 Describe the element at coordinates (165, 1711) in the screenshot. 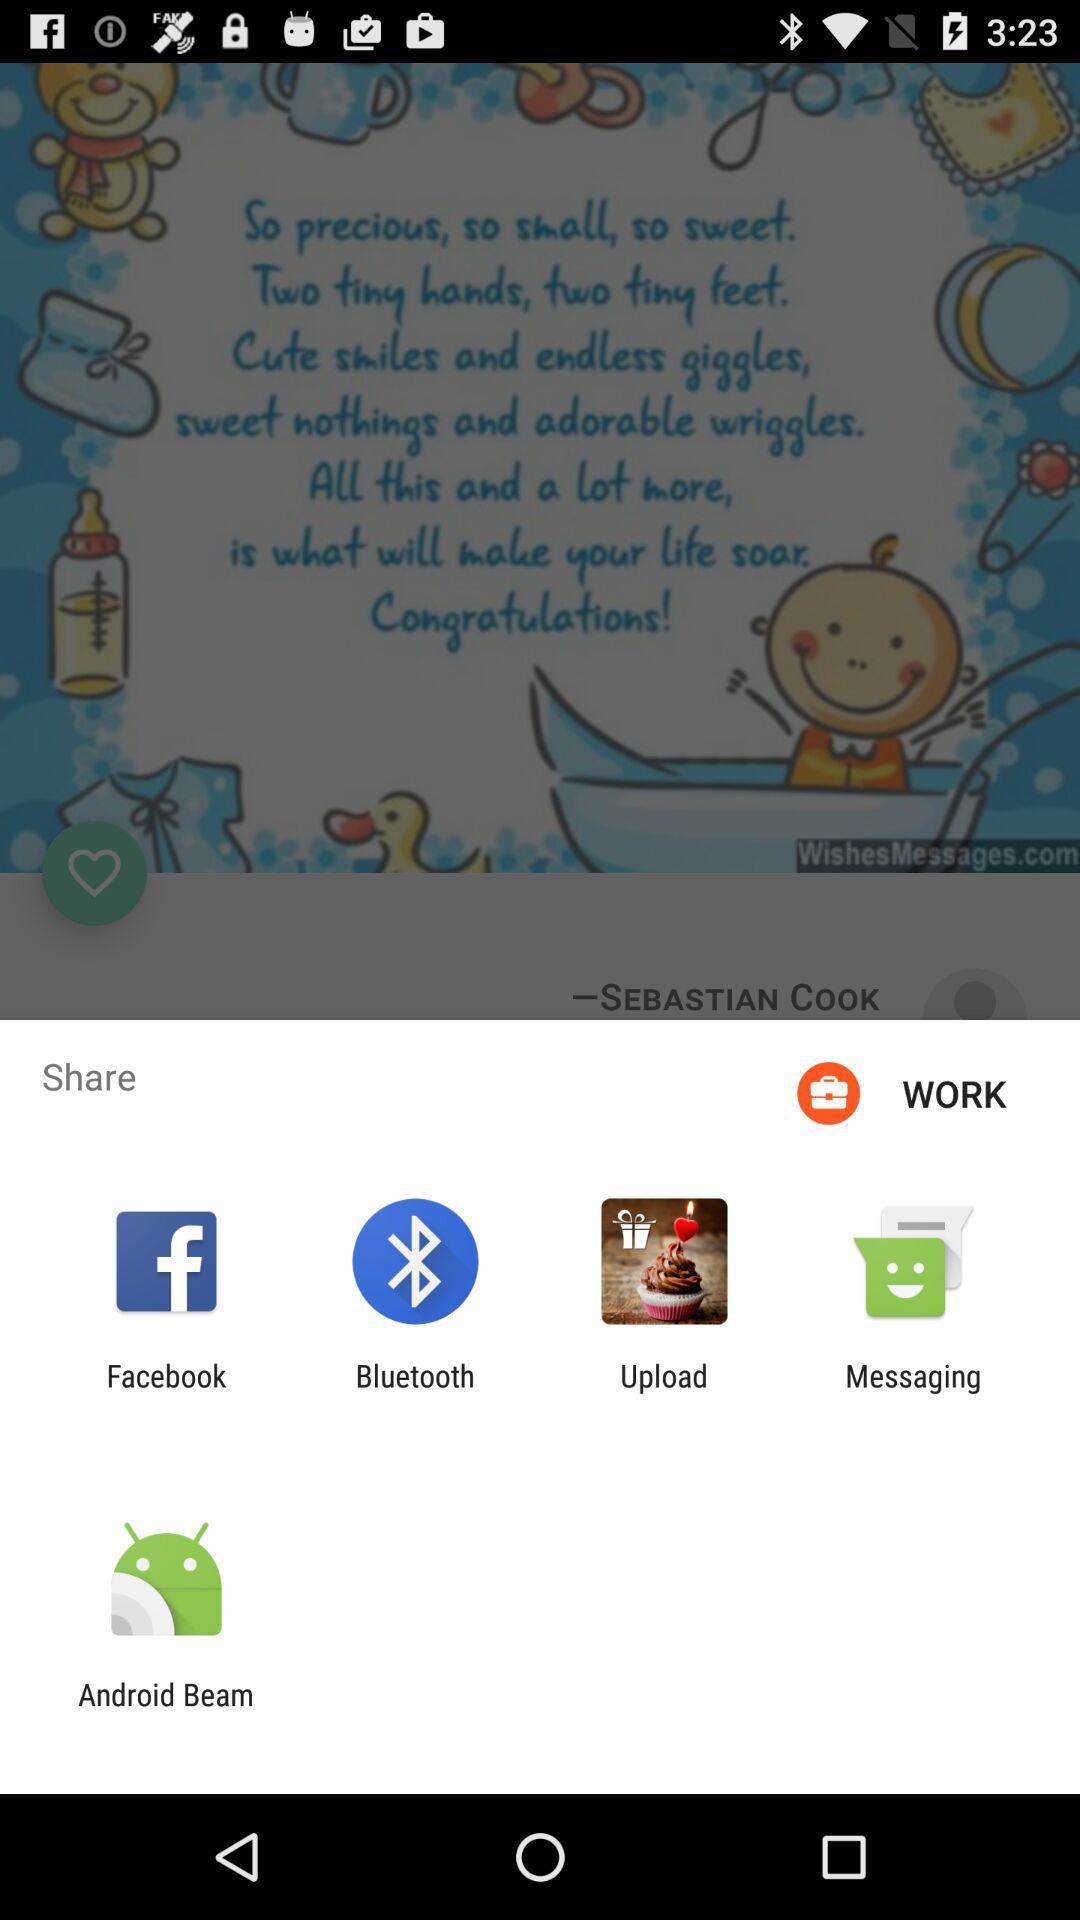

I see `the android beam app` at that location.